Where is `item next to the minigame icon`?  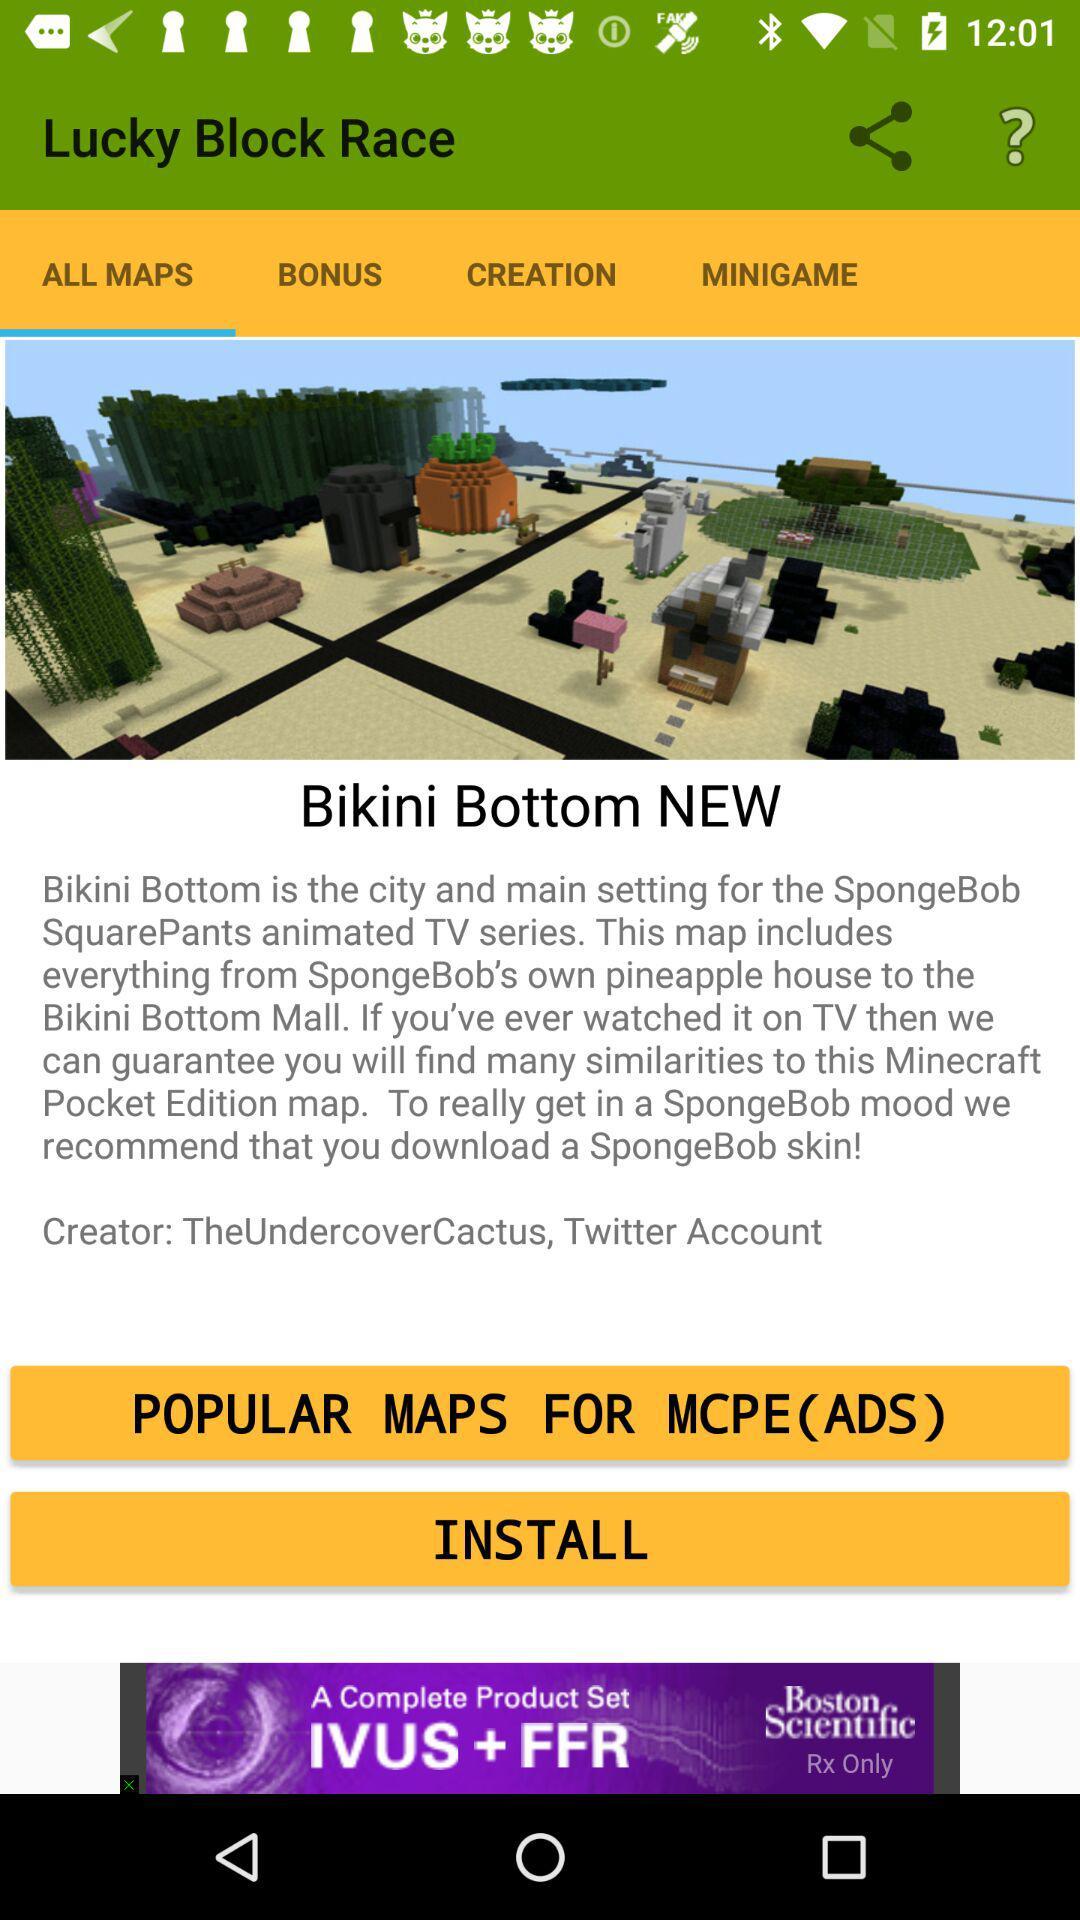
item next to the minigame icon is located at coordinates (541, 272).